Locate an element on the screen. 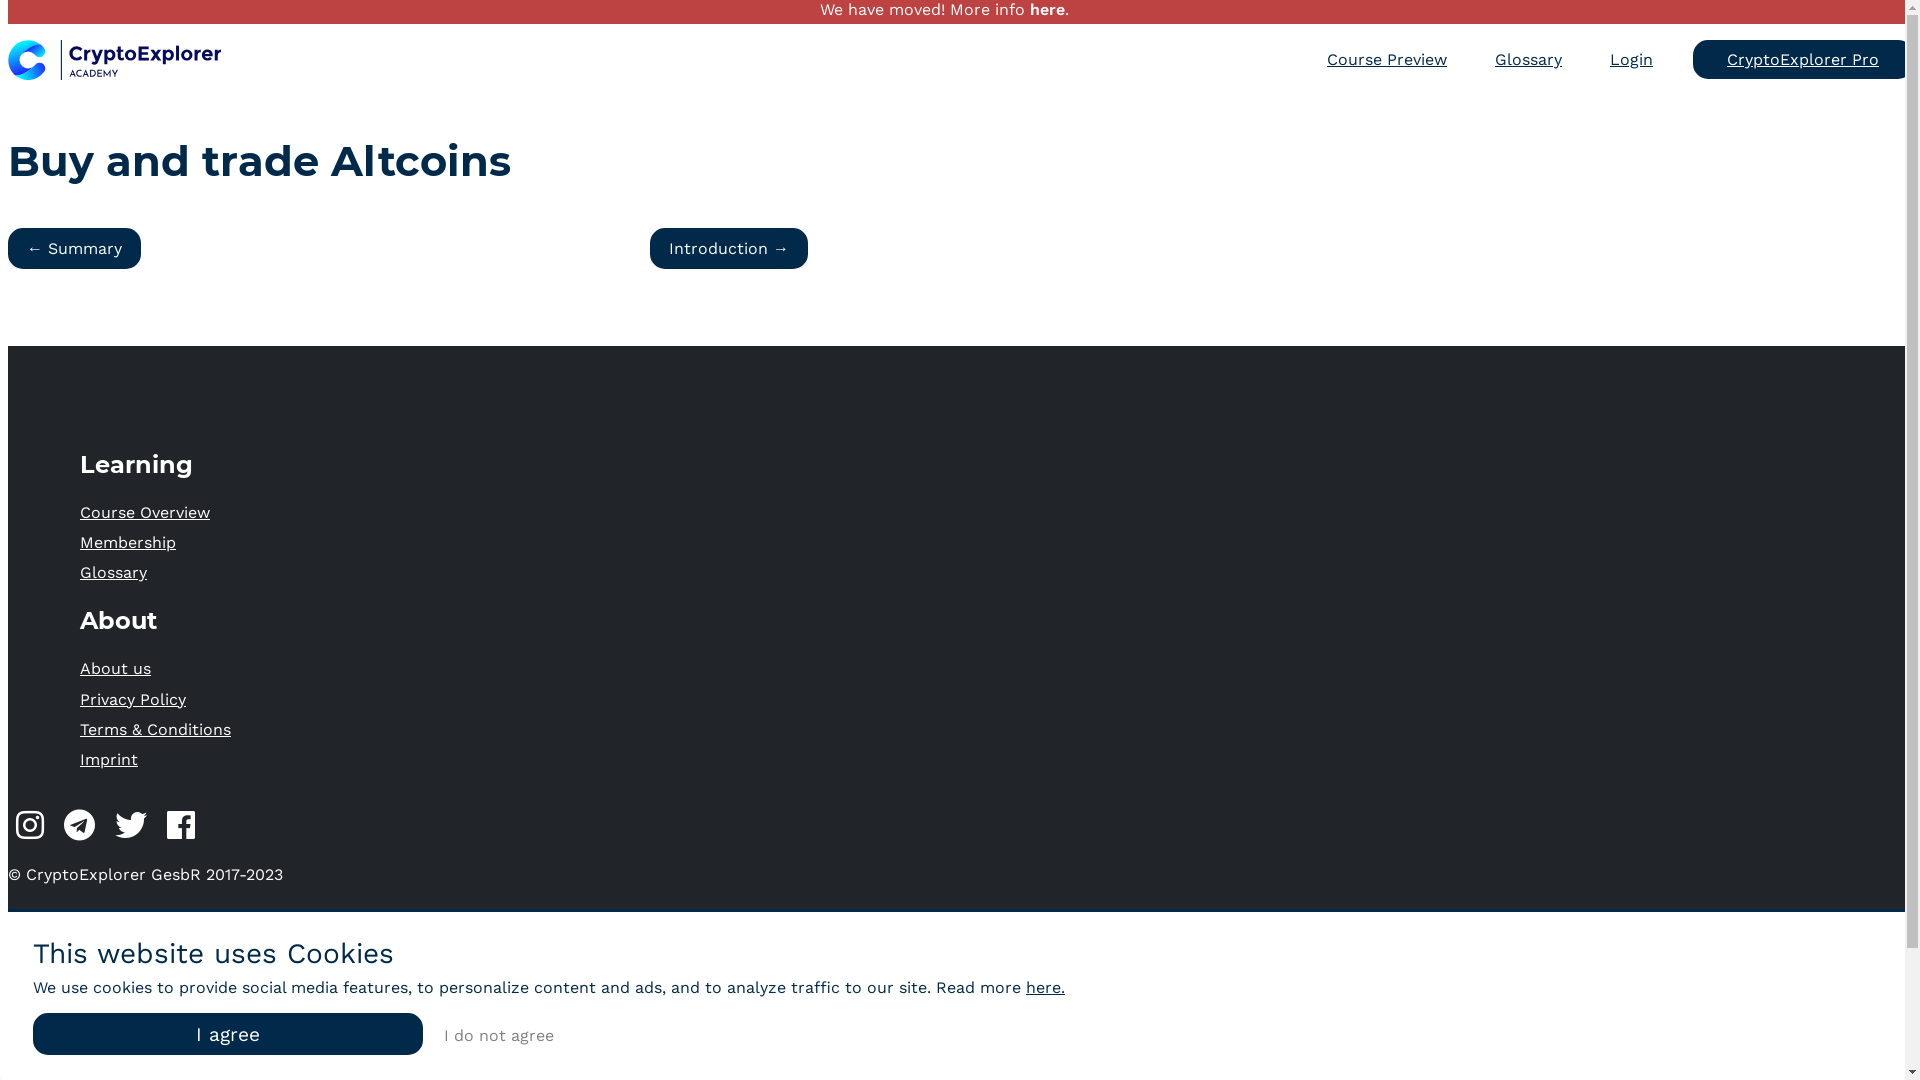 This screenshot has width=1920, height=1080. 'Login' is located at coordinates (1631, 58).